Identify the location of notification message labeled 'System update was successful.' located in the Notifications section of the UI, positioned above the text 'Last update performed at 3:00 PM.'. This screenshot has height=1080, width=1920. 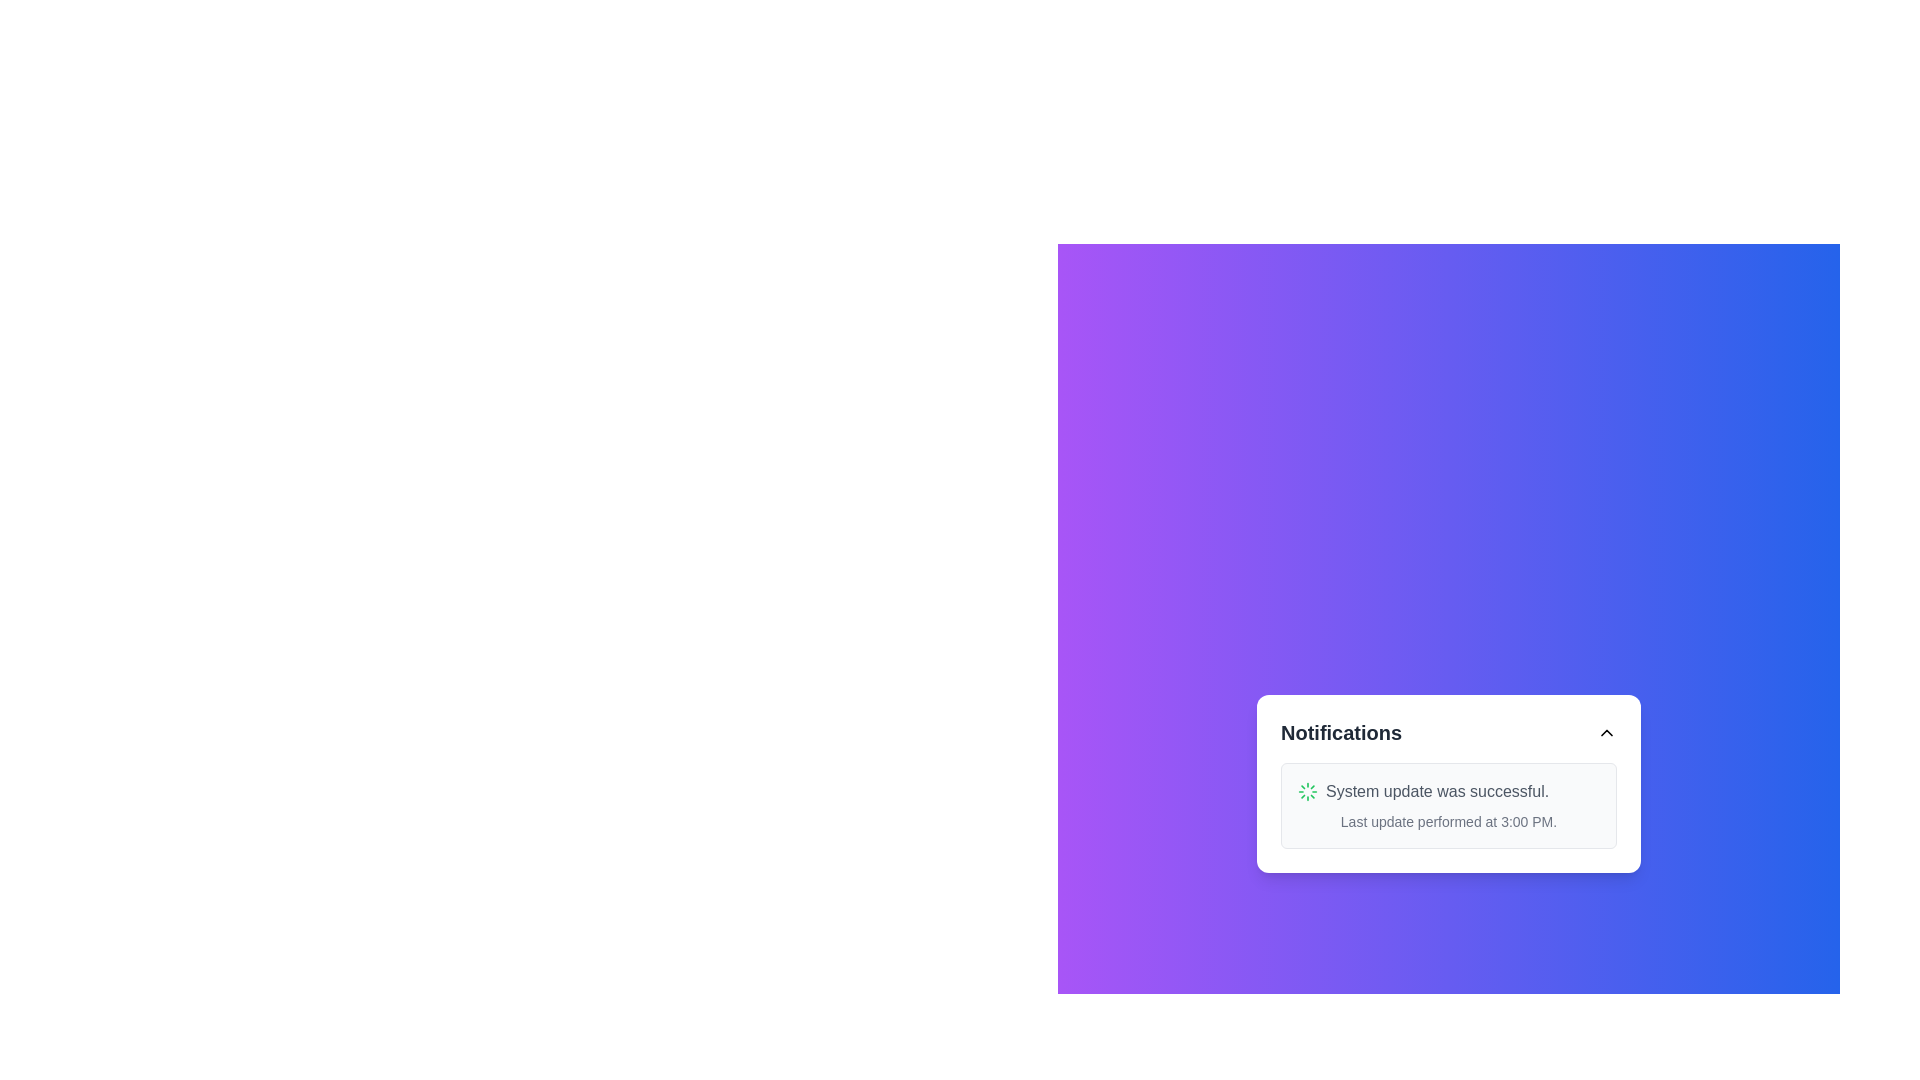
(1436, 790).